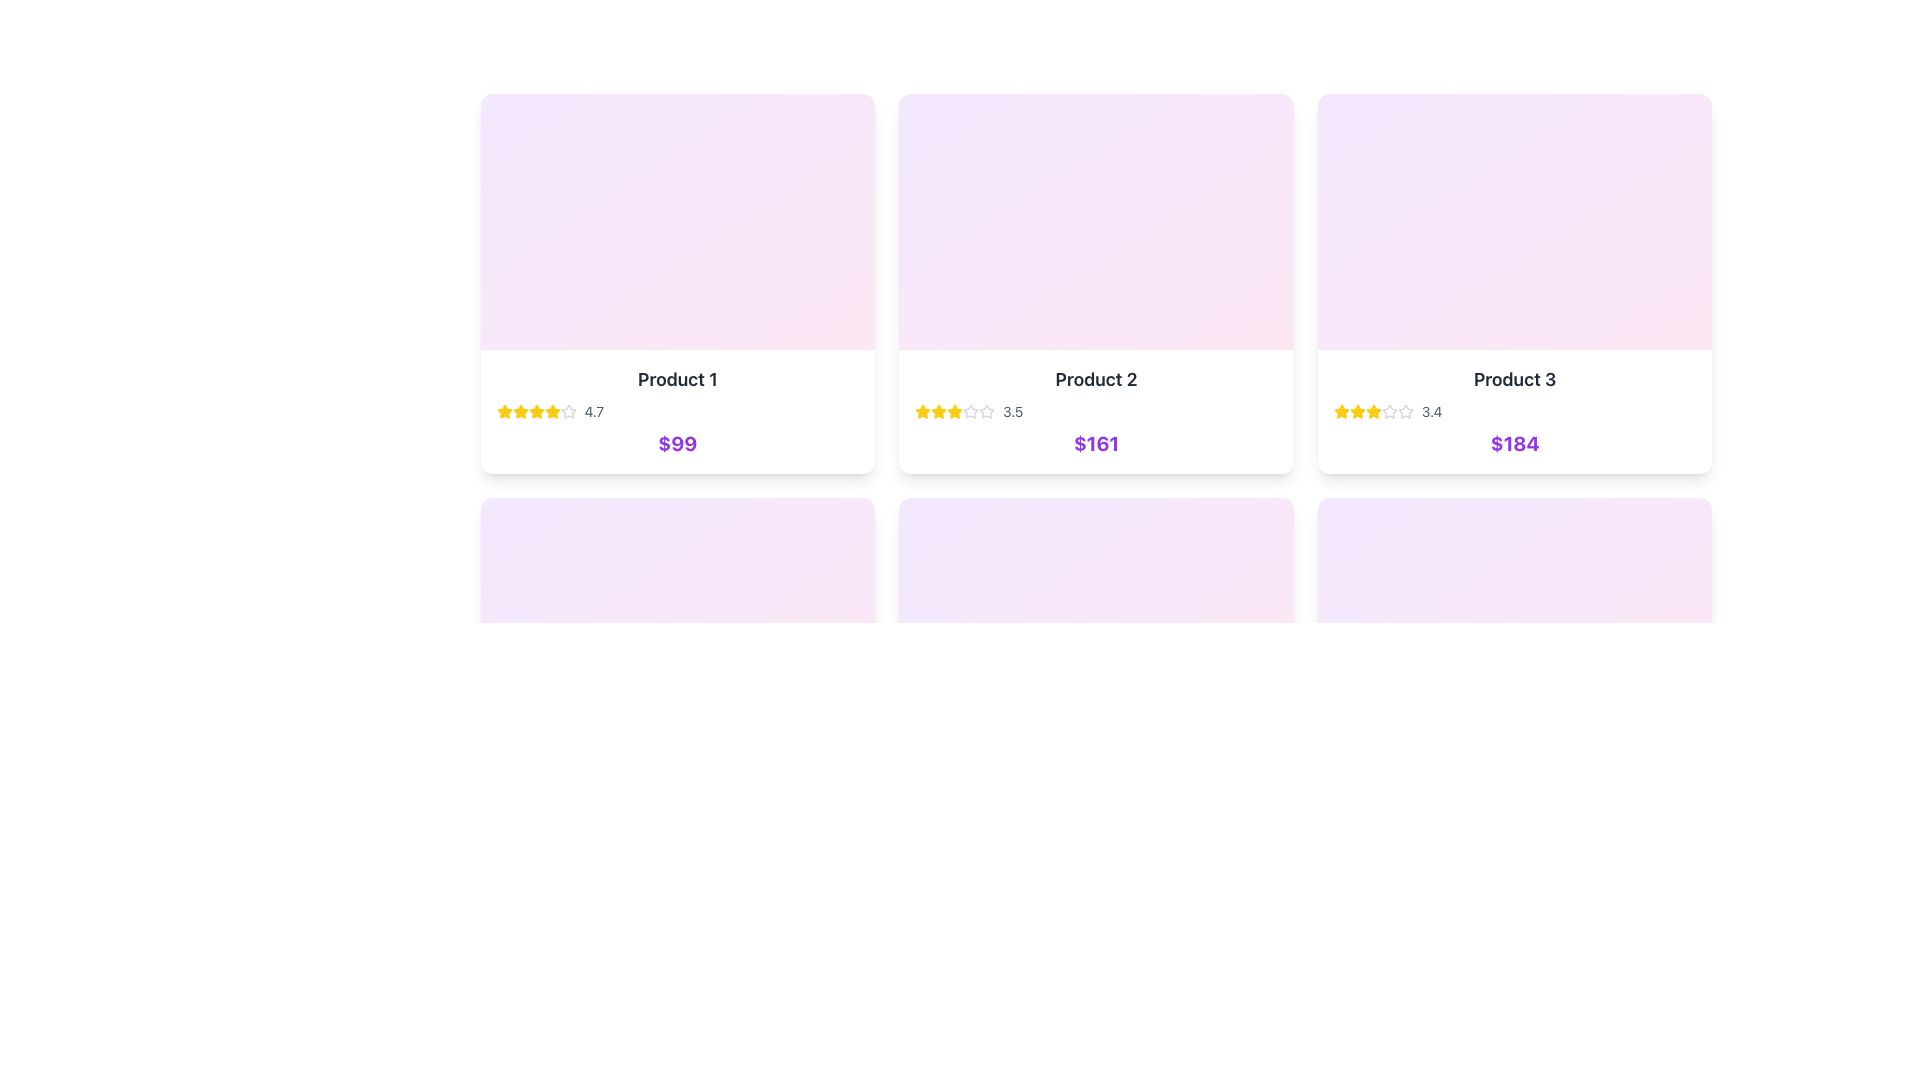 The width and height of the screenshot is (1920, 1080). What do you see at coordinates (1341, 411) in the screenshot?
I see `the first star icon in the rating section of the card labeled 'Product 3' in the third column to indicate user feedback or review aggregate` at bounding box center [1341, 411].